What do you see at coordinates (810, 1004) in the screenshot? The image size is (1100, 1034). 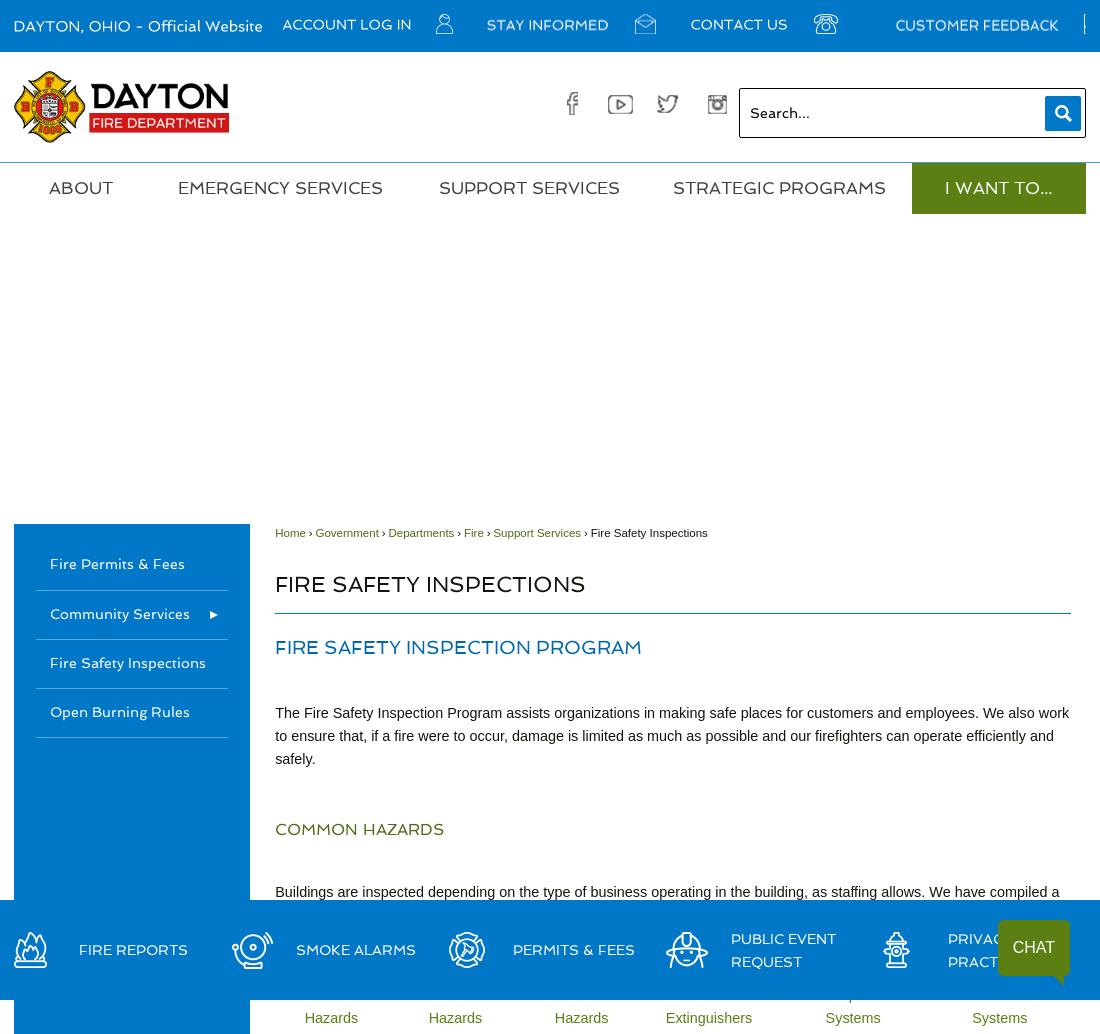 I see `'Fire Sprinkler Systems'` at bounding box center [810, 1004].